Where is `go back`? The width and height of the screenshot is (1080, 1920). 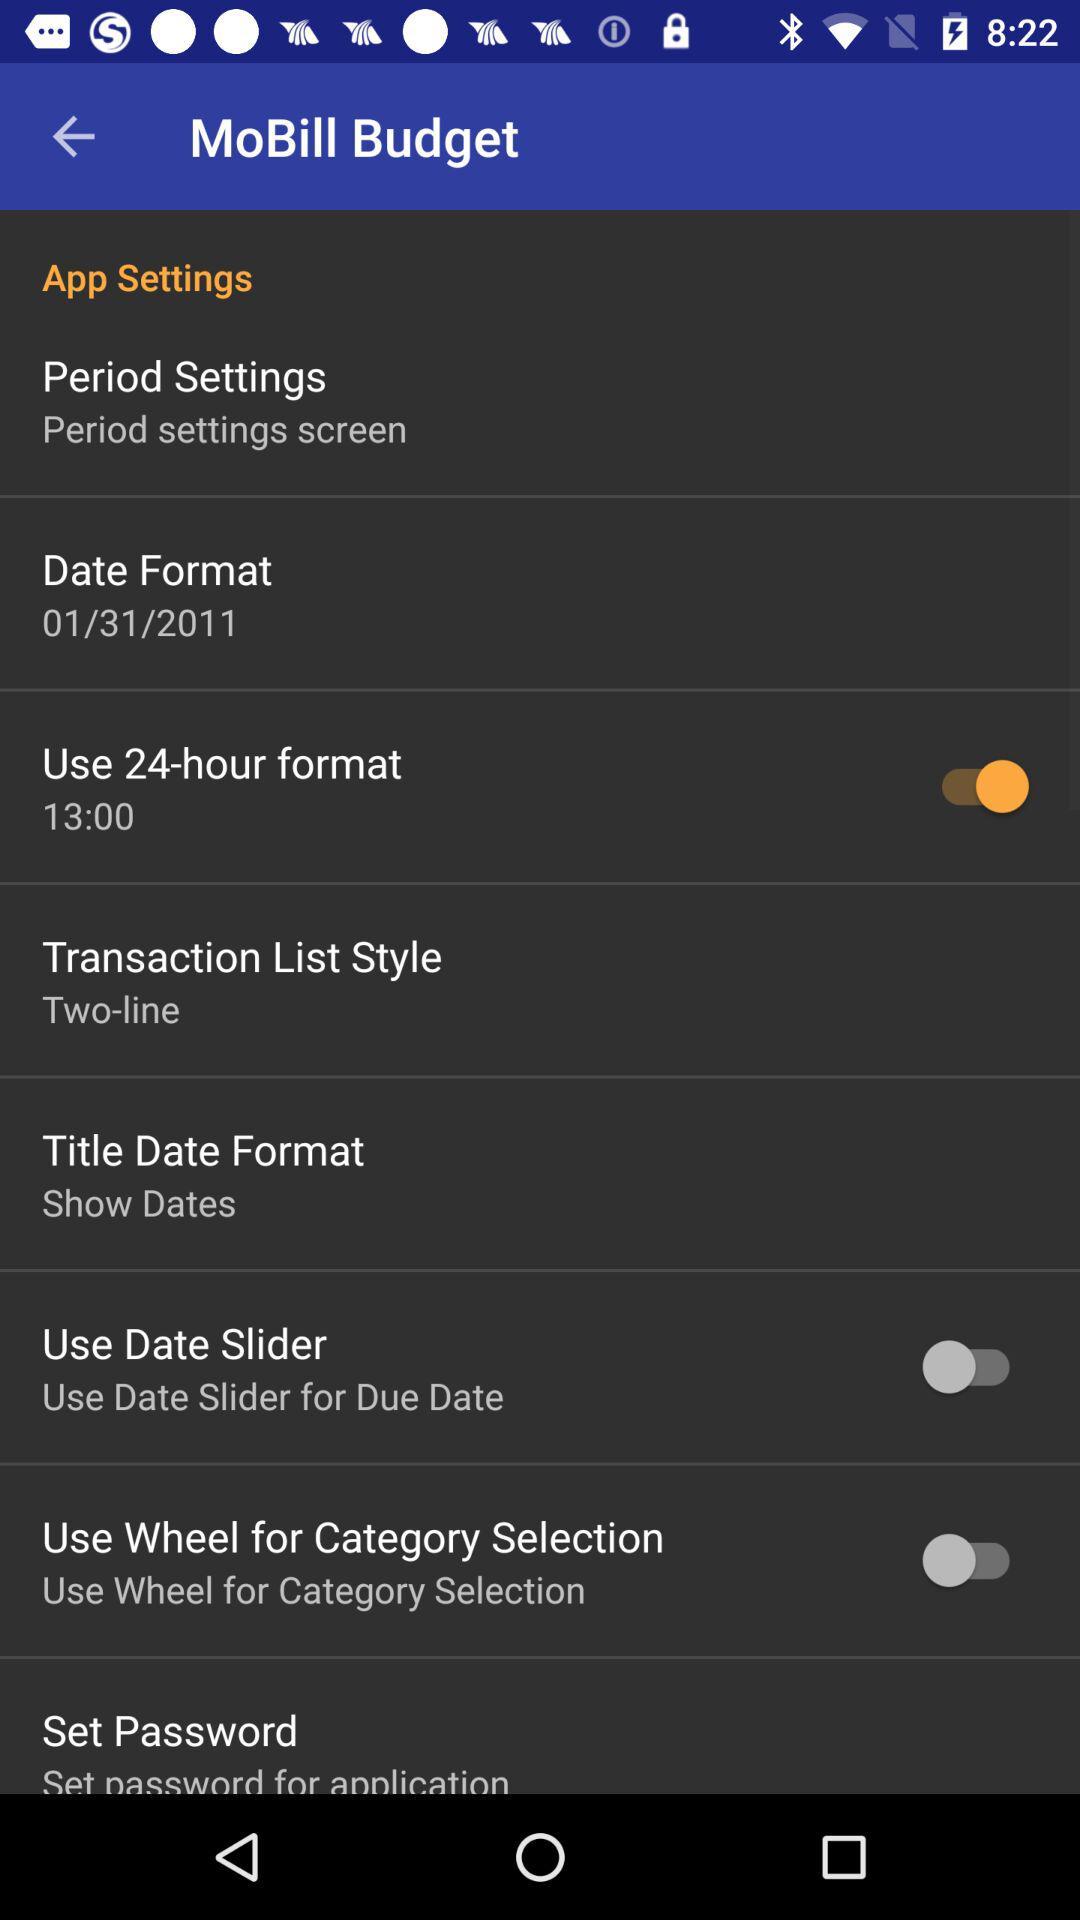 go back is located at coordinates (72, 135).